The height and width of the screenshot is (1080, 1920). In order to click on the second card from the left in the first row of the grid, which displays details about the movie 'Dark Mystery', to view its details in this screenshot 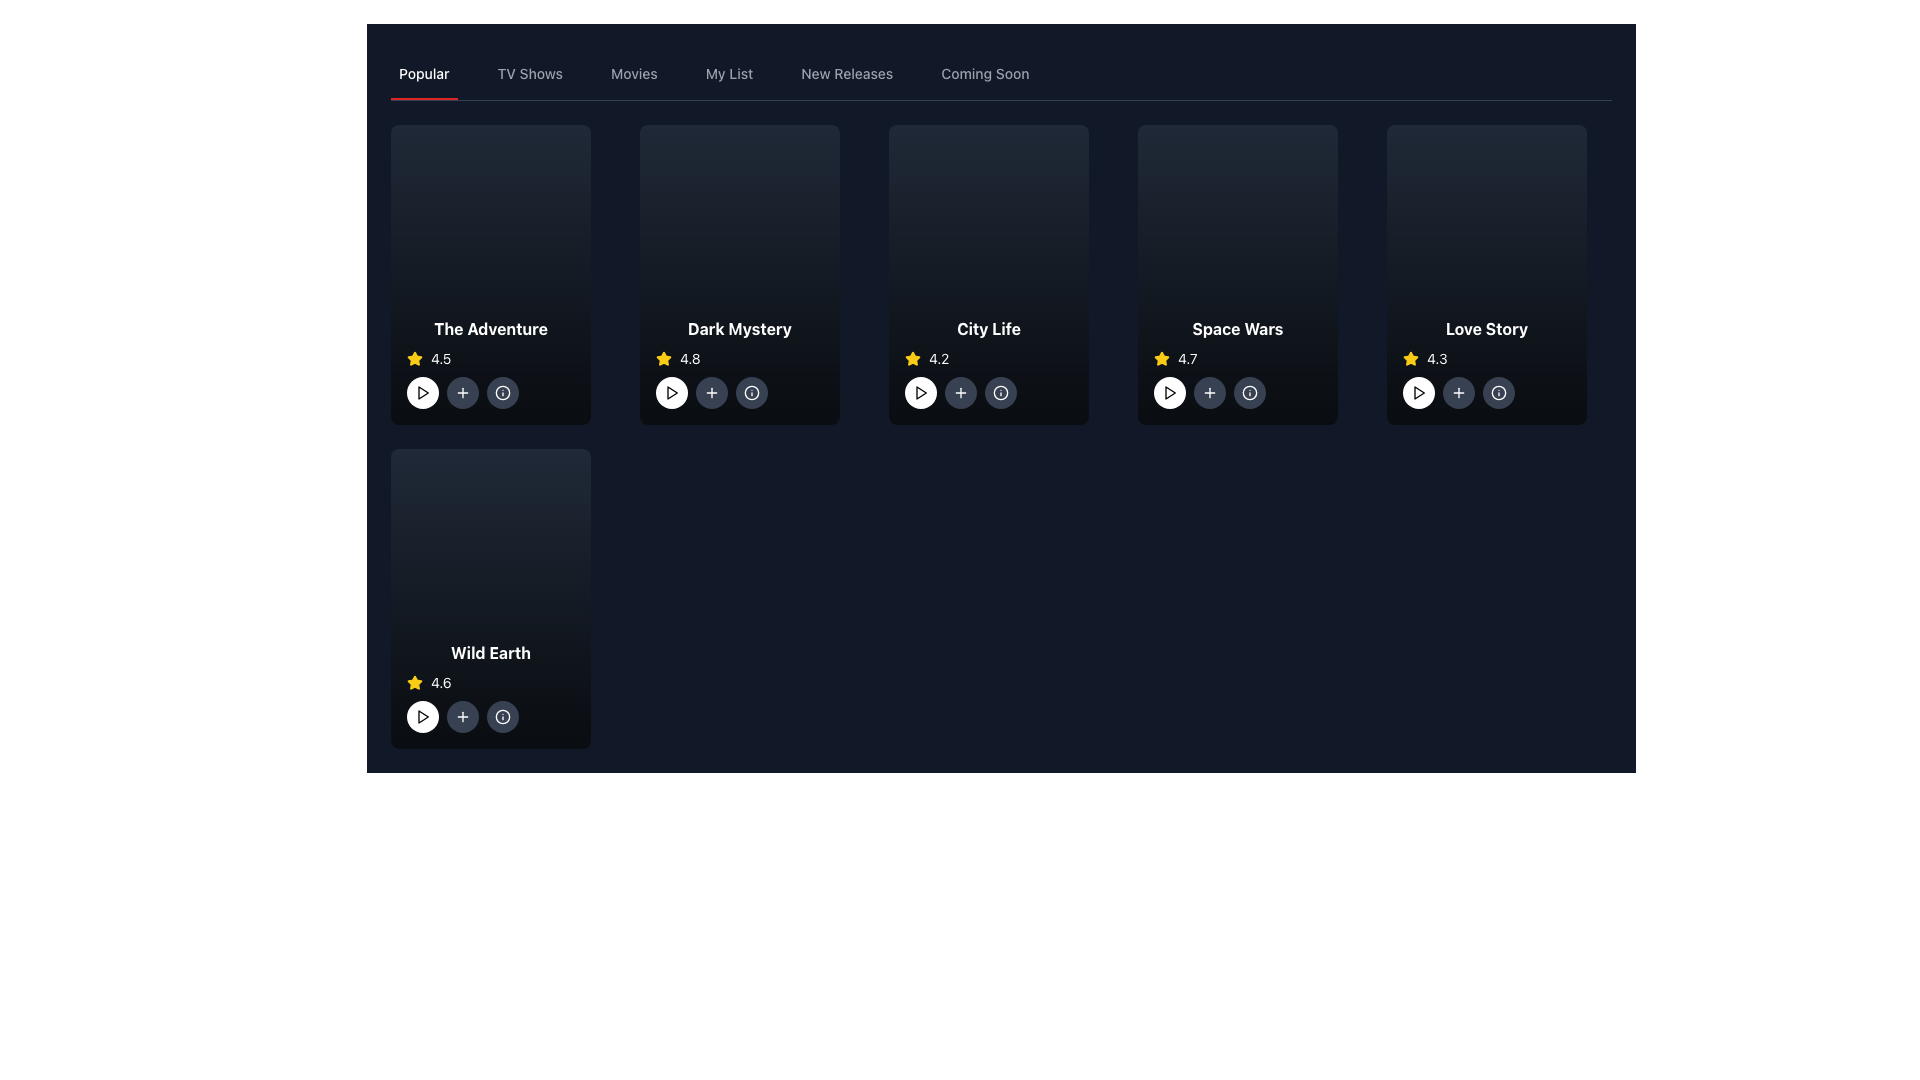, I will do `click(738, 274)`.